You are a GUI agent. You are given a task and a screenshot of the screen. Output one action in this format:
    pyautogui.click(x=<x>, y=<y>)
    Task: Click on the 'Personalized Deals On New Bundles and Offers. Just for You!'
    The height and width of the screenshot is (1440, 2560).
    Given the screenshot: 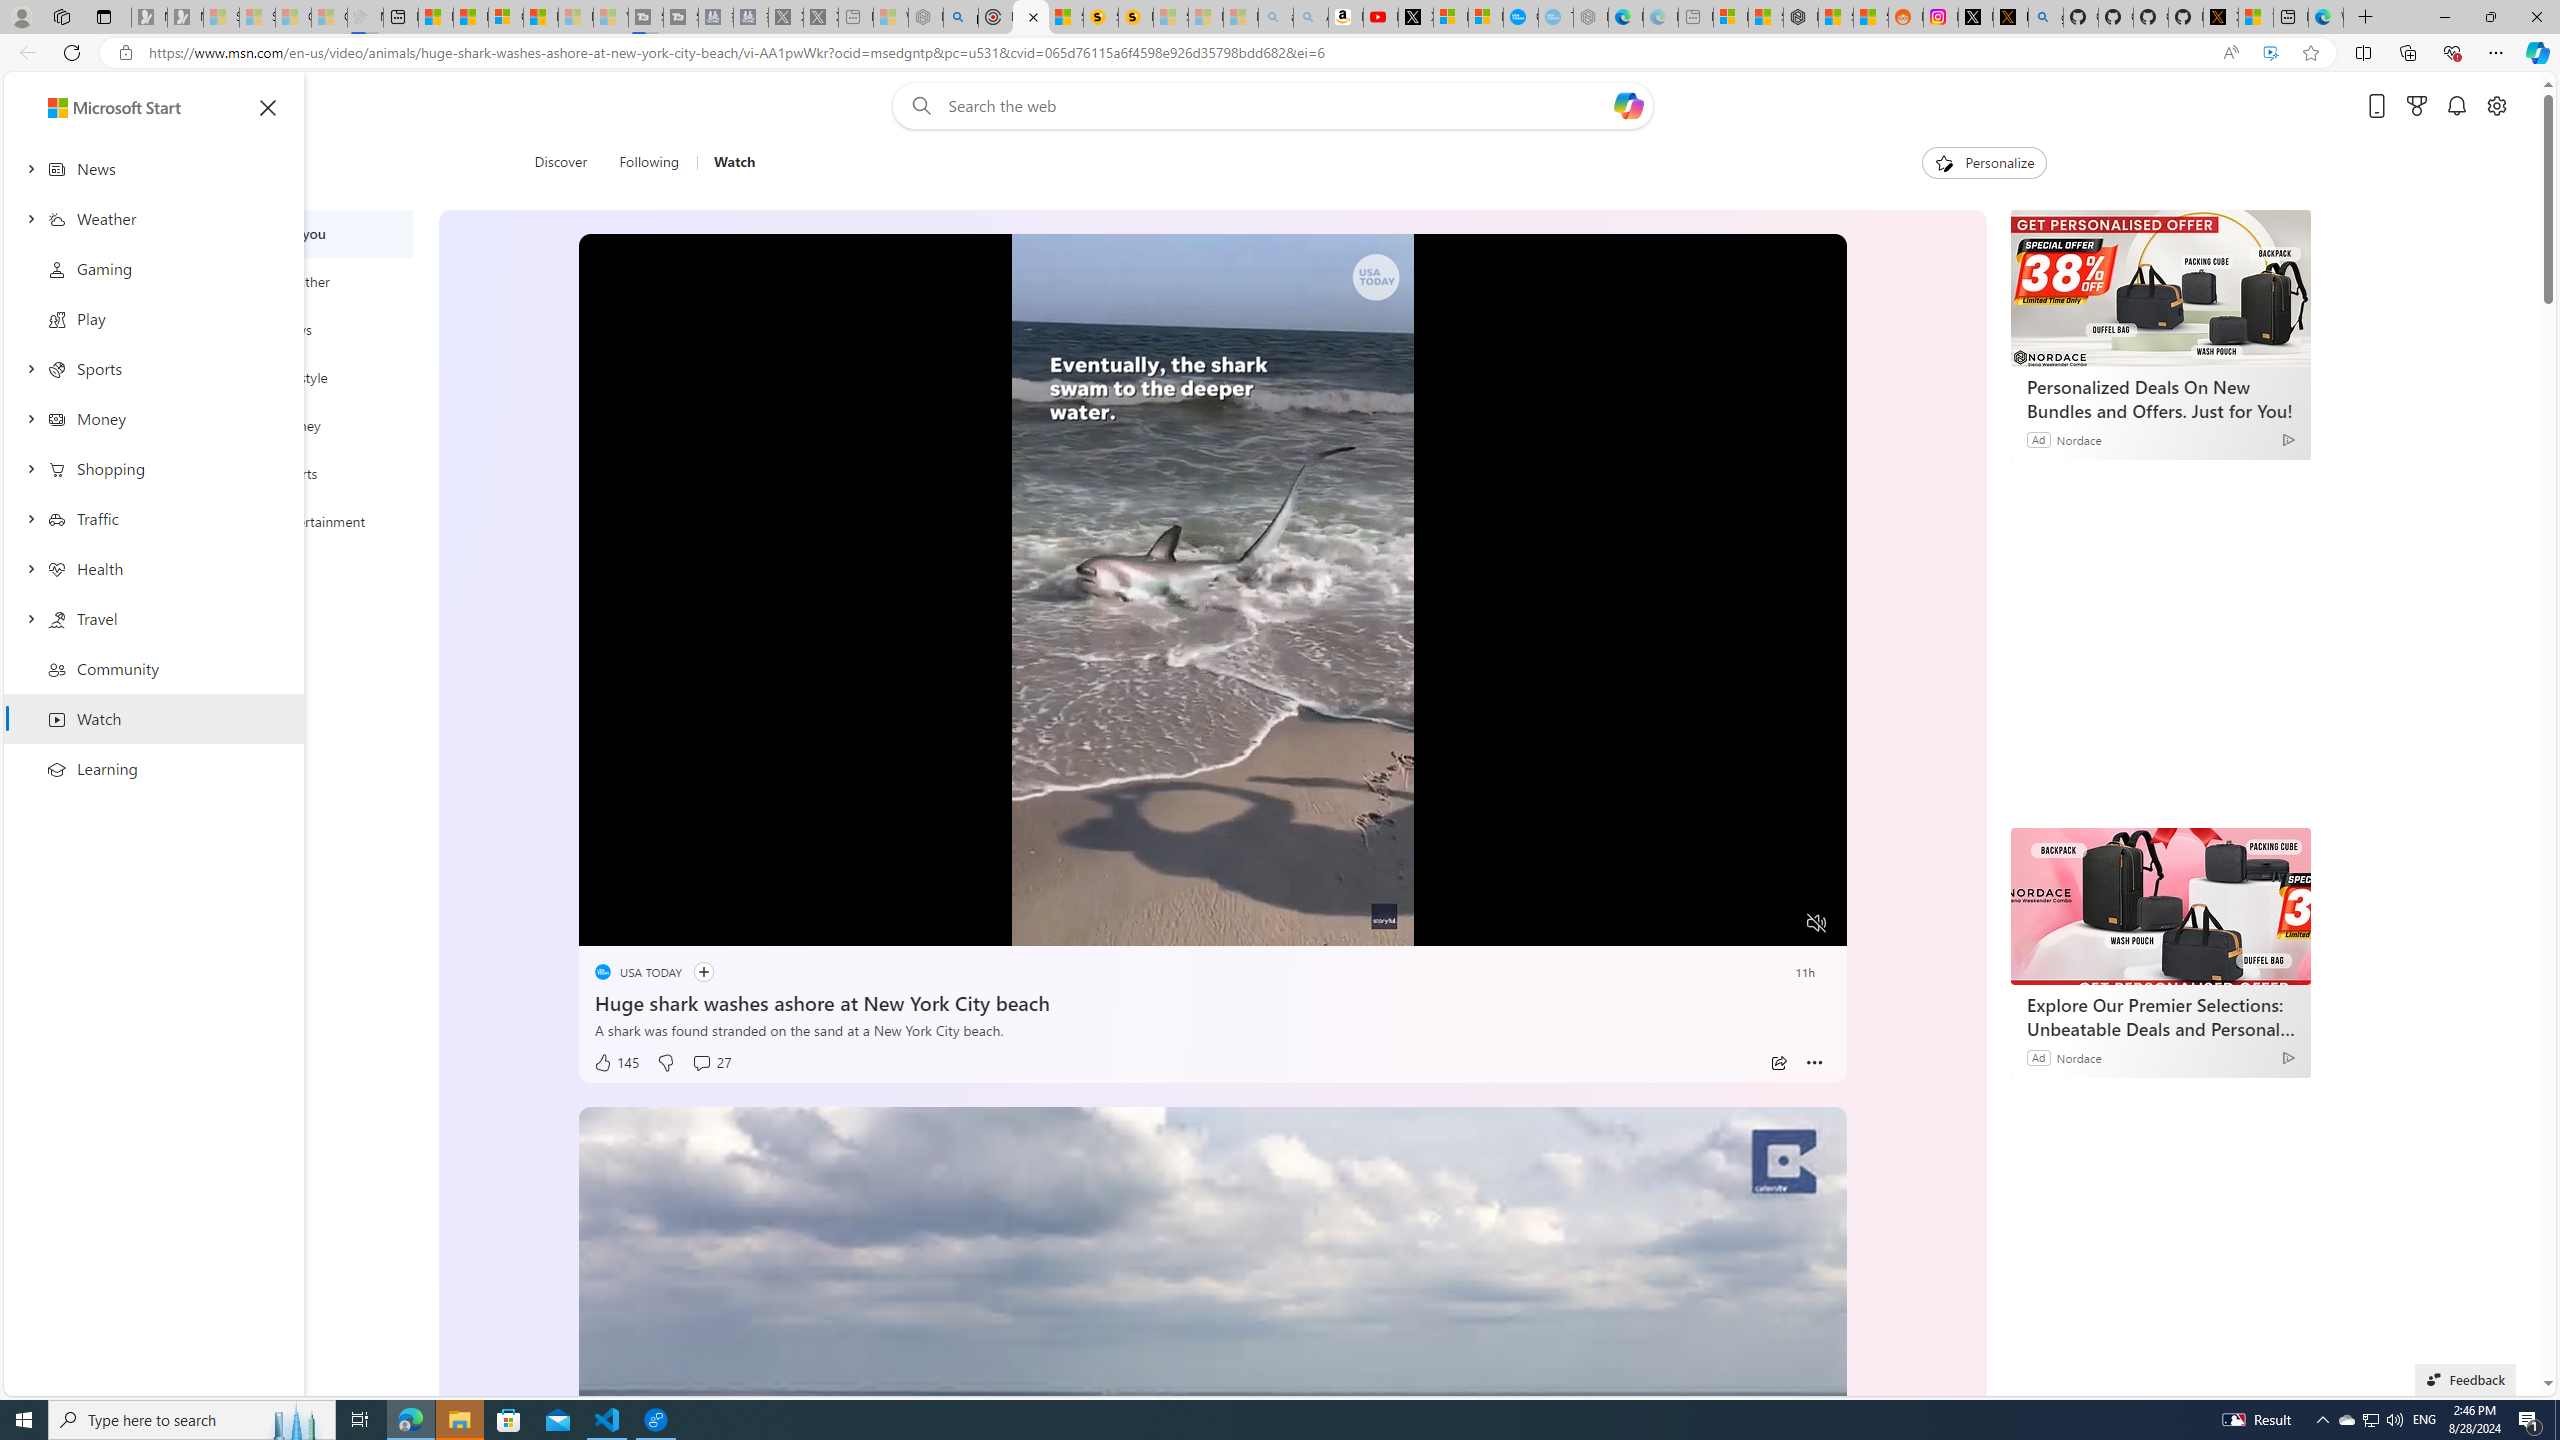 What is the action you would take?
    pyautogui.click(x=2160, y=287)
    